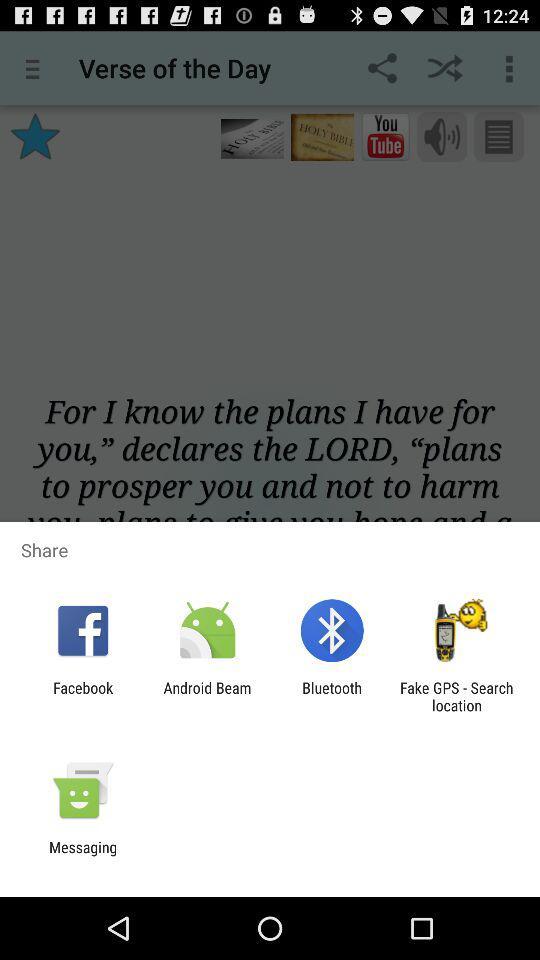  What do you see at coordinates (82, 855) in the screenshot?
I see `the messaging item` at bounding box center [82, 855].